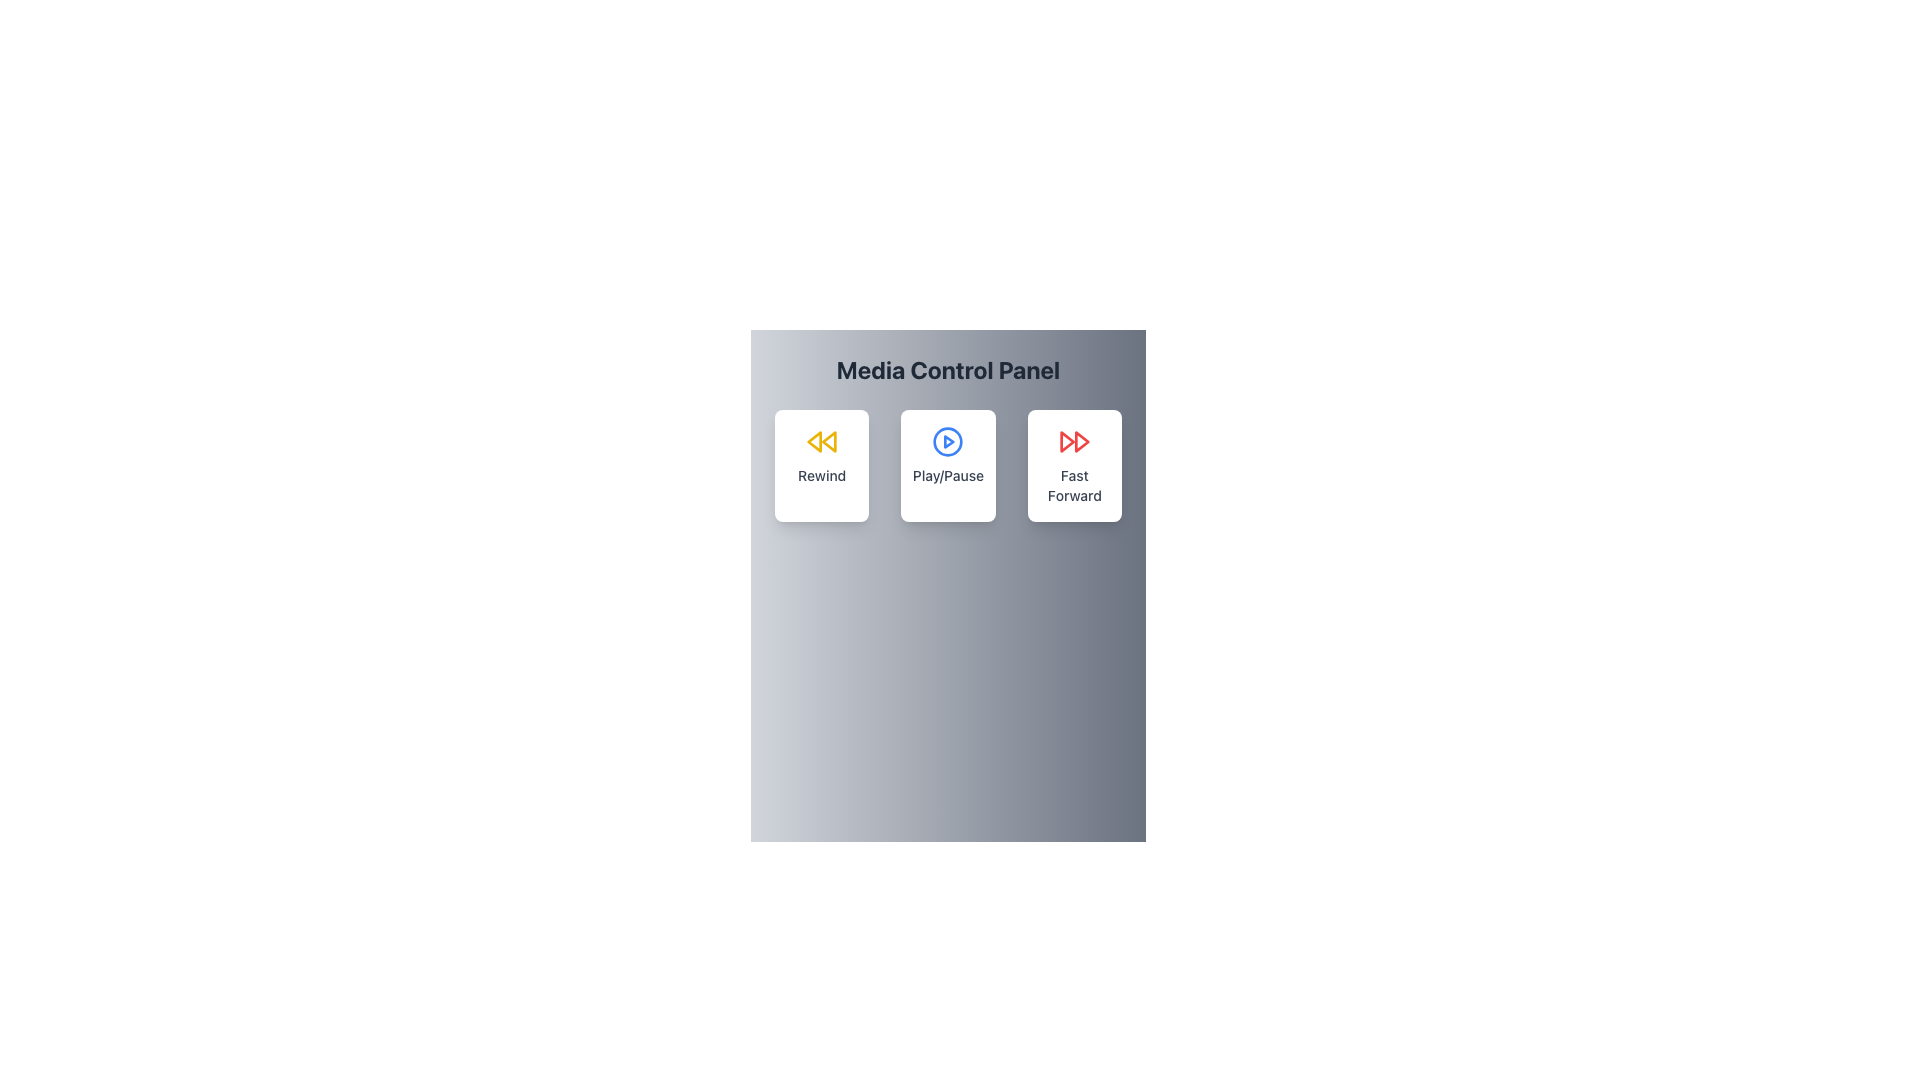 The height and width of the screenshot is (1080, 1920). I want to click on label text that says 'Fast Forward', which is styled in gray and located below a red fast-forward icon within a button-like interface in the Media Control Panel, so click(1073, 486).